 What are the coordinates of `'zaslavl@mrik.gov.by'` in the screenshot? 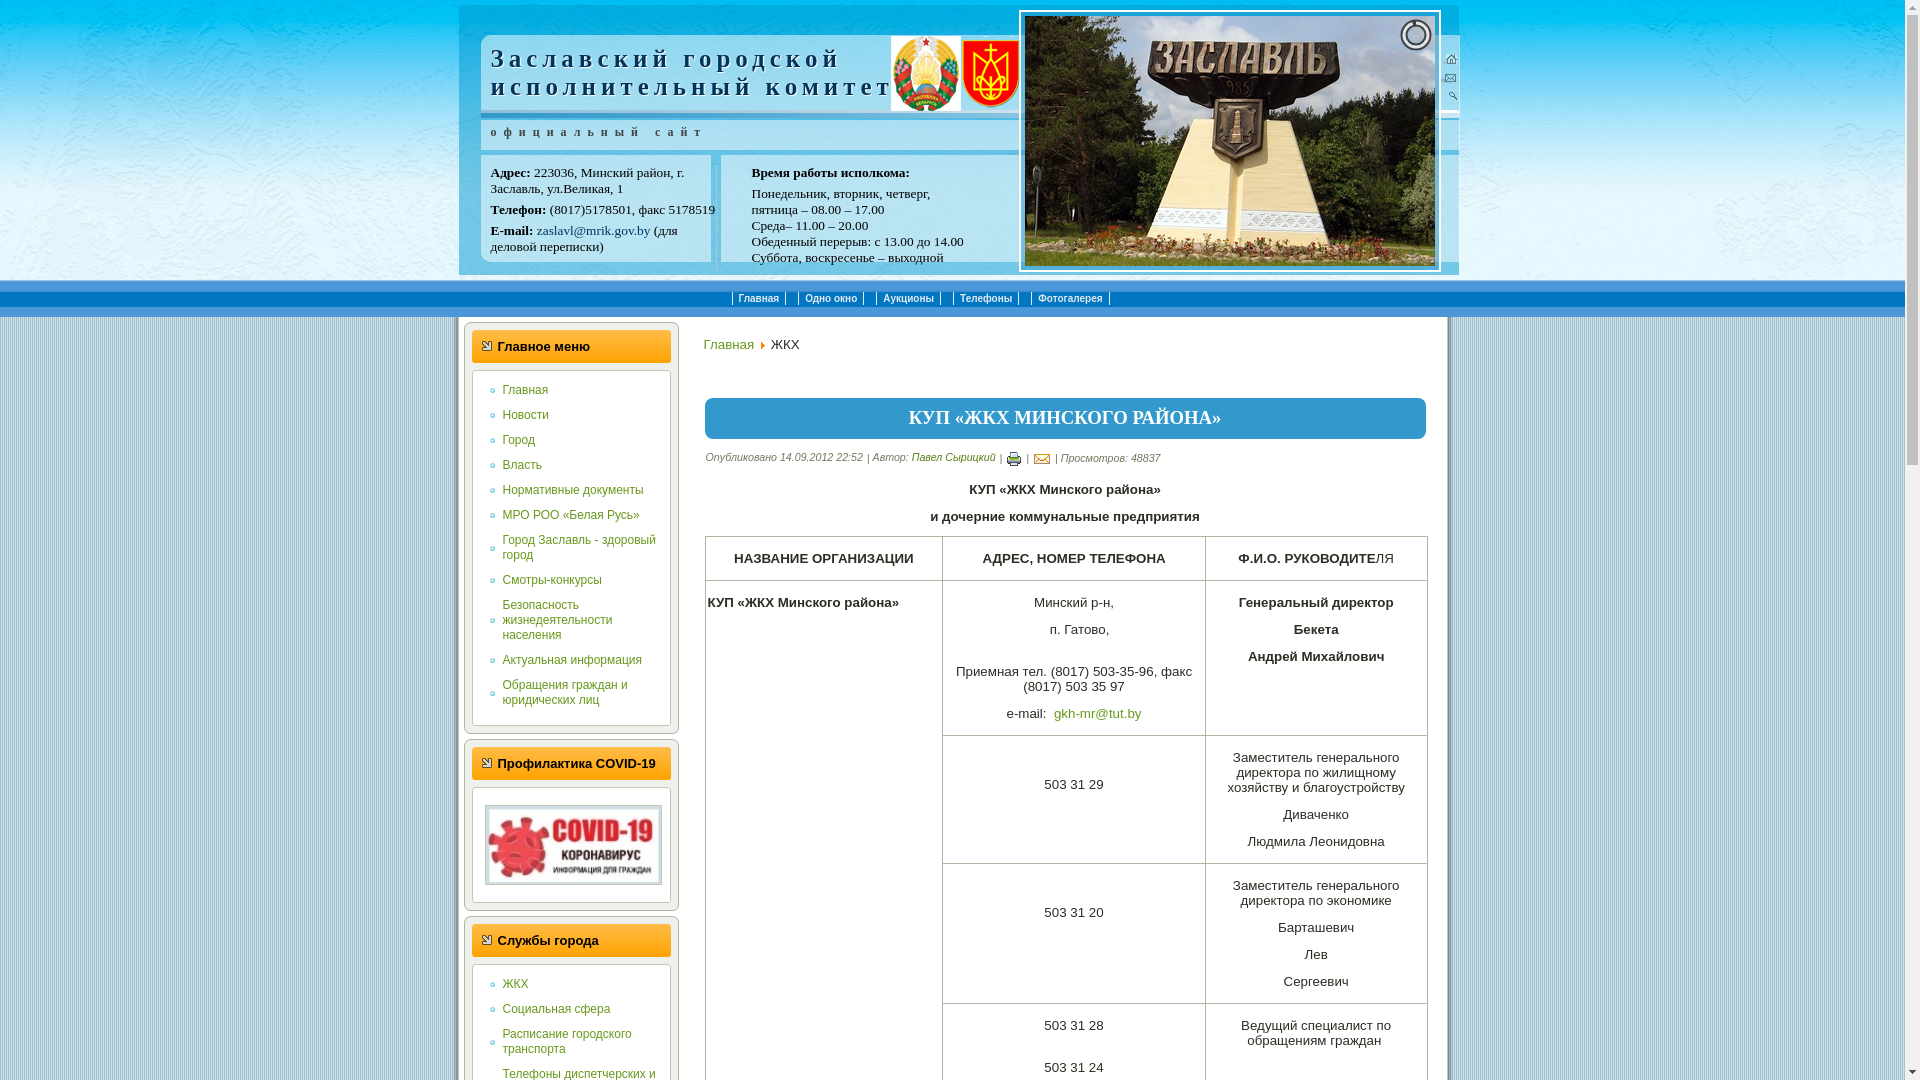 It's located at (593, 229).